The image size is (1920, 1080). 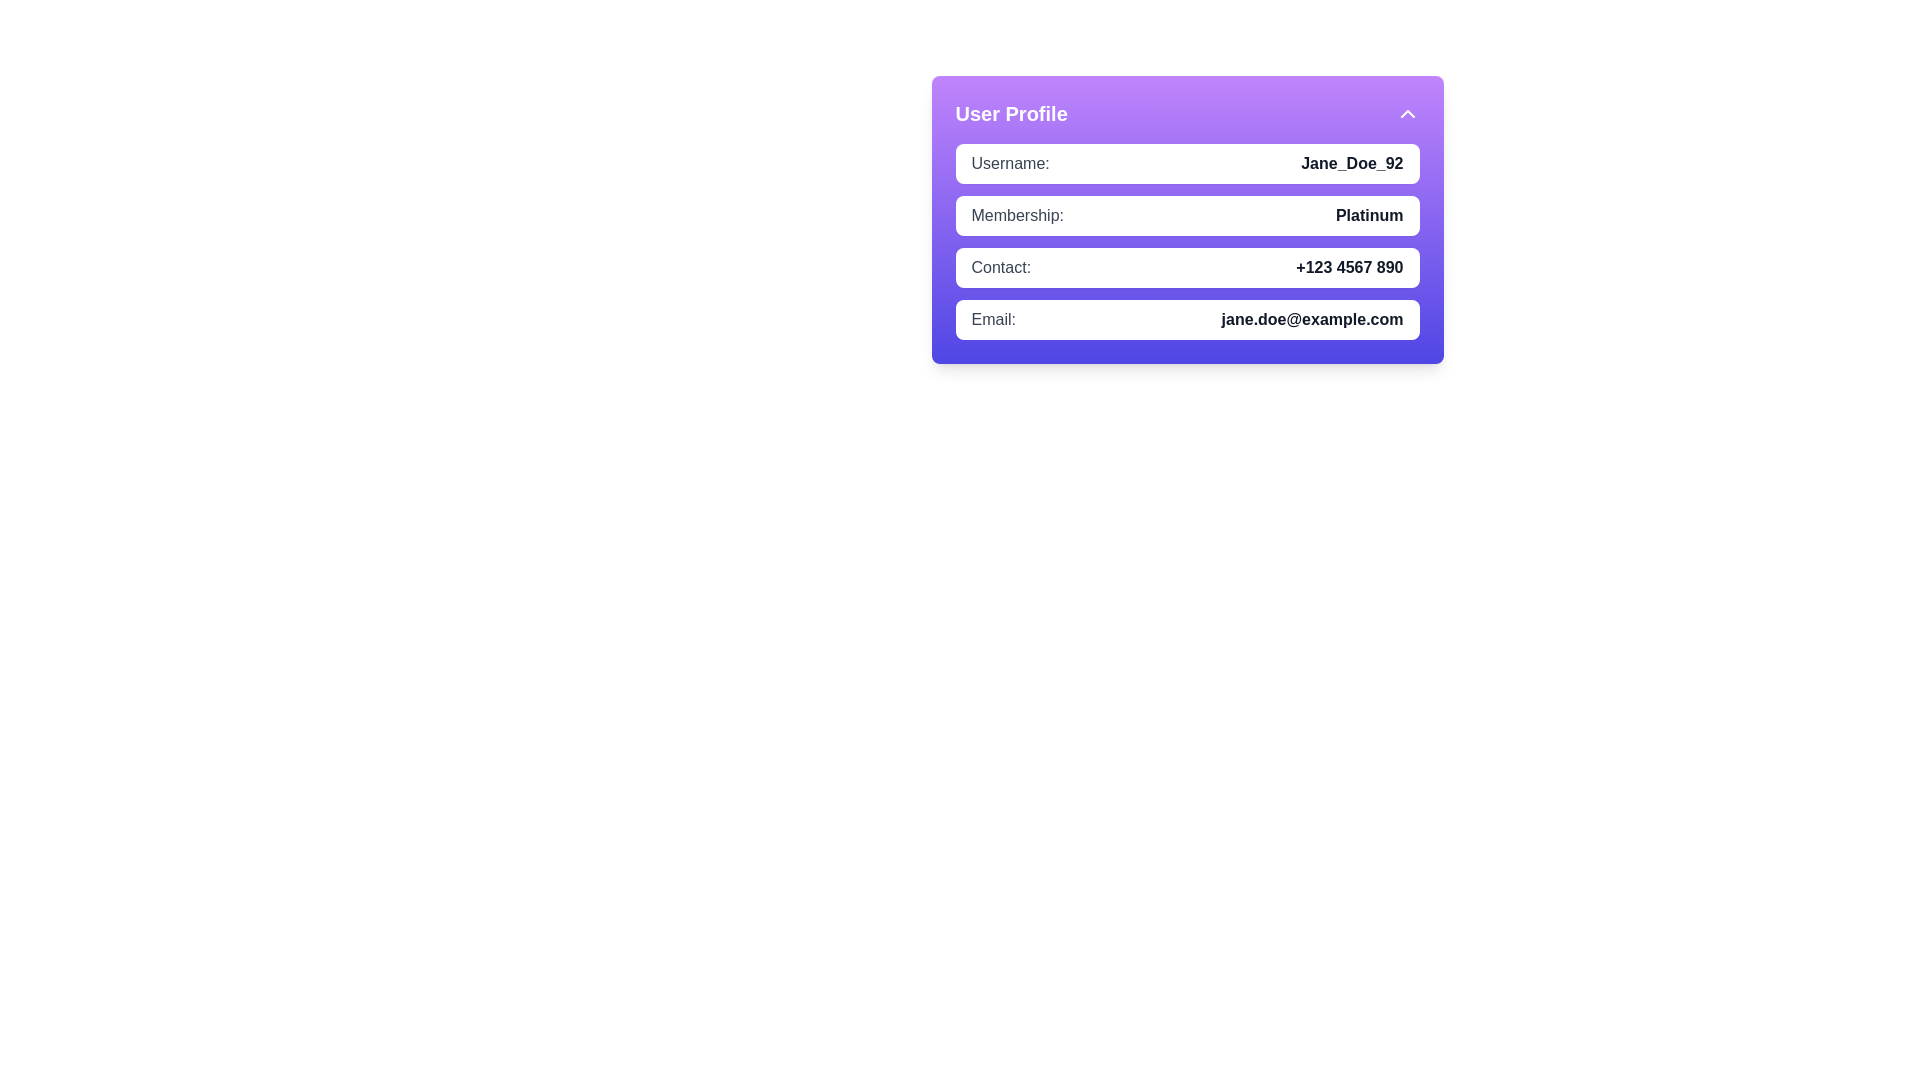 What do you see at coordinates (993, 319) in the screenshot?
I see `the text label reading 'Email:' which is styled in gray and located on the left side of the user profile card` at bounding box center [993, 319].